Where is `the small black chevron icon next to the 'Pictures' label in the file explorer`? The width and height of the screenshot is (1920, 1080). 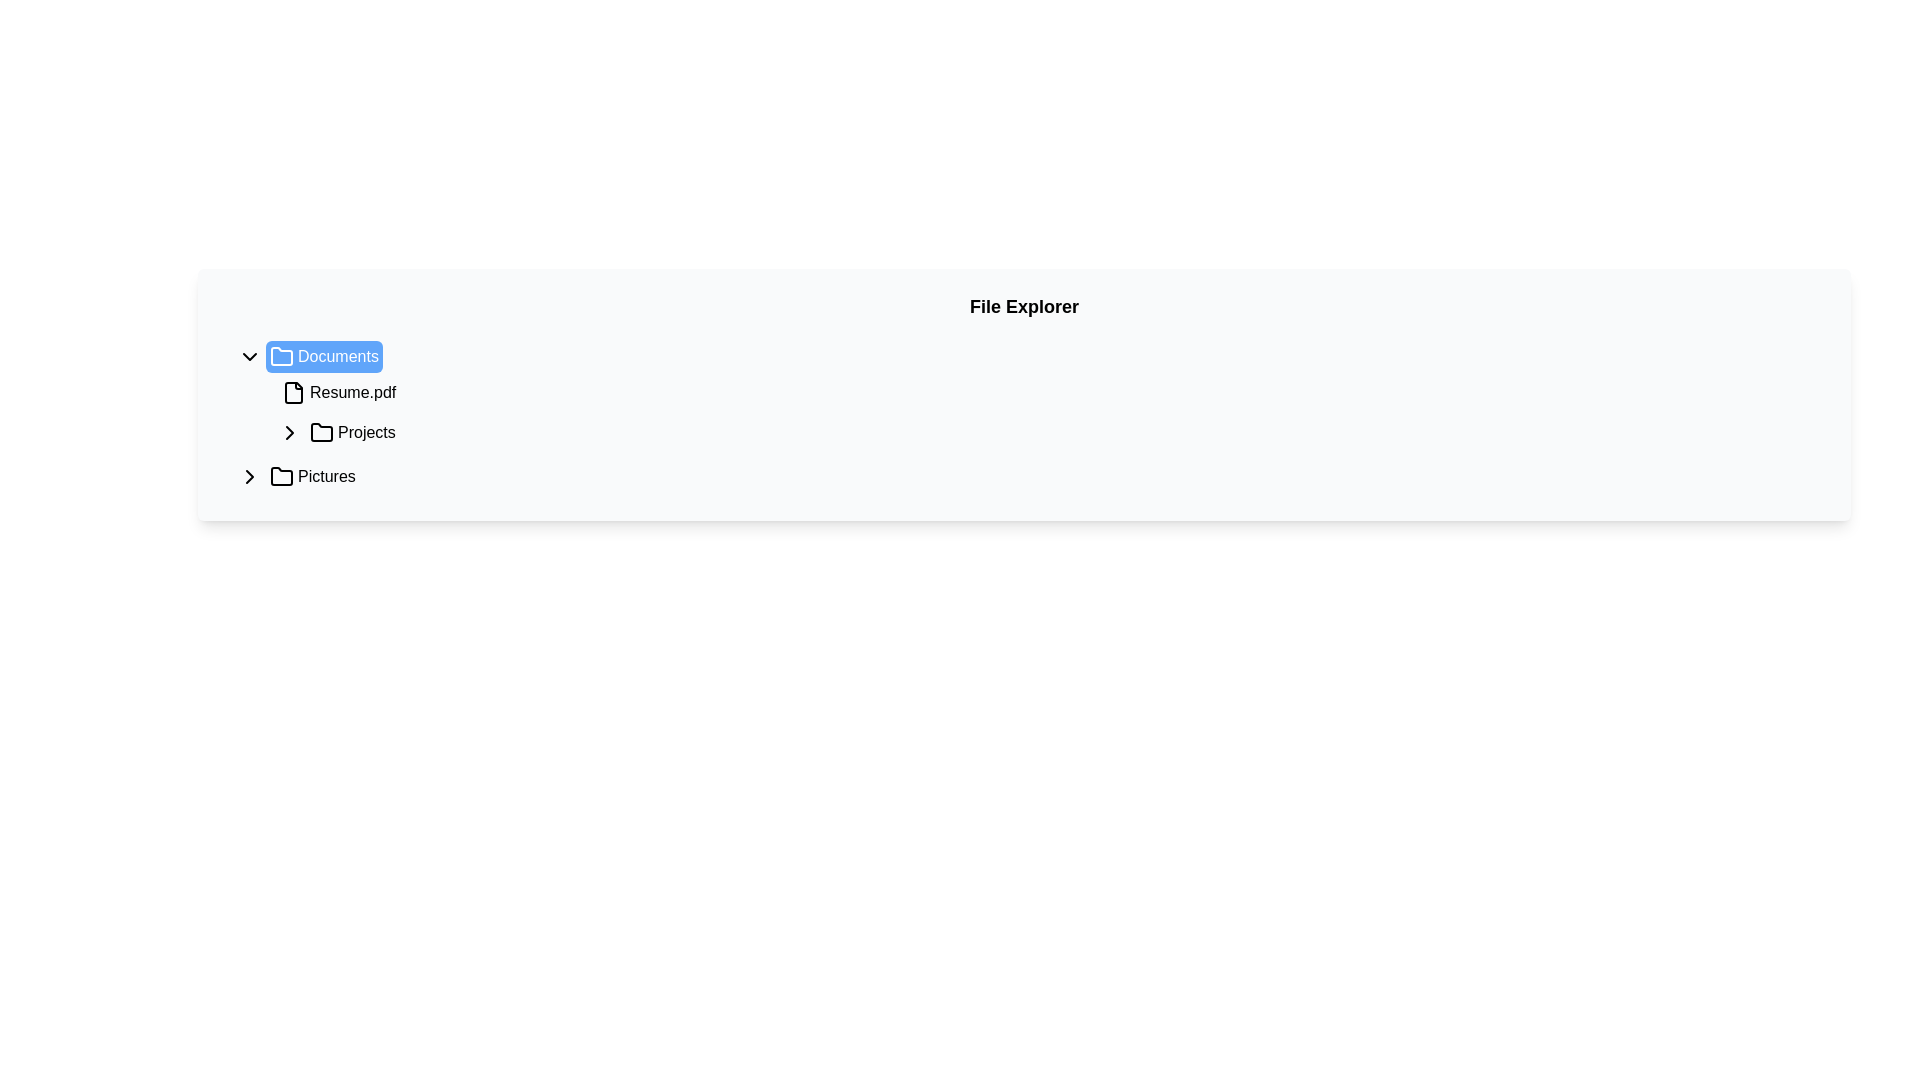 the small black chevron icon next to the 'Pictures' label in the file explorer is located at coordinates (248, 477).